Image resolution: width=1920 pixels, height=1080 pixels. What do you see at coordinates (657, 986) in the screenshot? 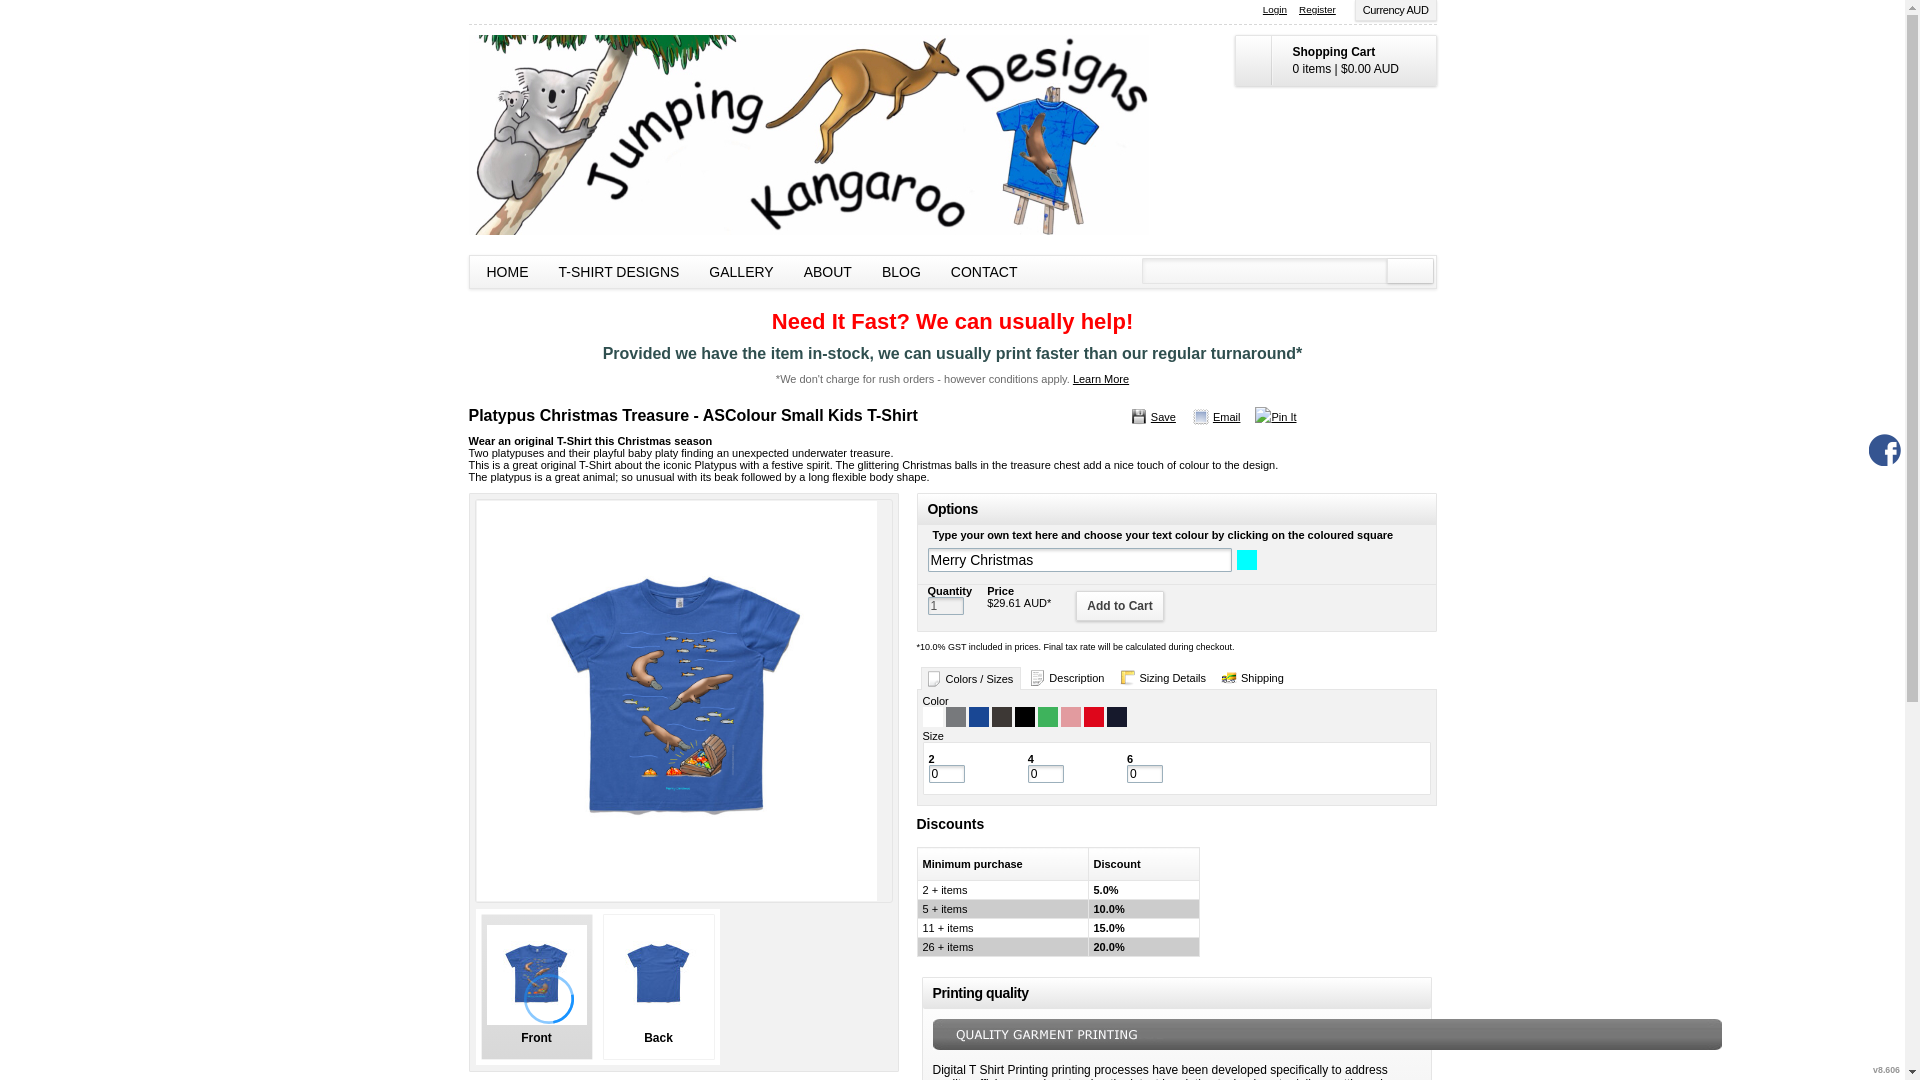
I see `'Back'` at bounding box center [657, 986].